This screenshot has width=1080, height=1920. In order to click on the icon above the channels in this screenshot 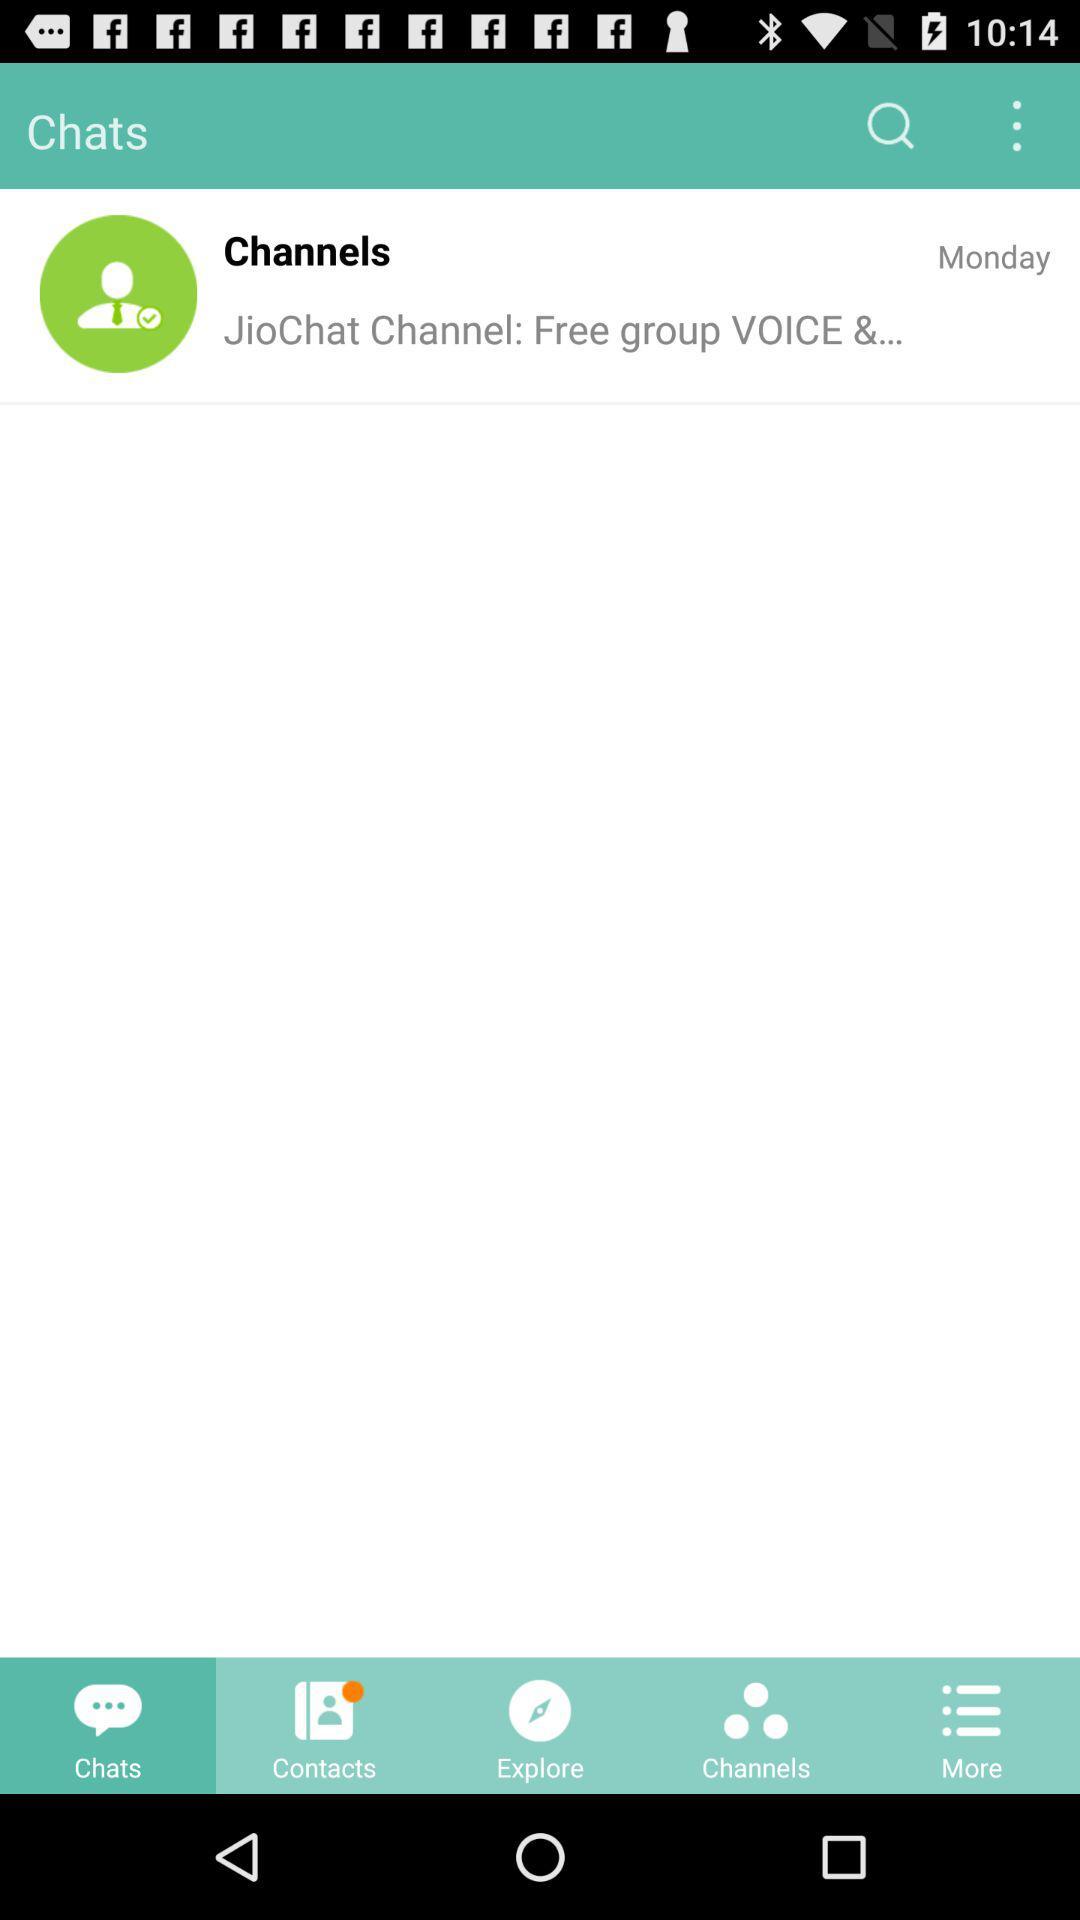, I will do `click(756, 1709)`.